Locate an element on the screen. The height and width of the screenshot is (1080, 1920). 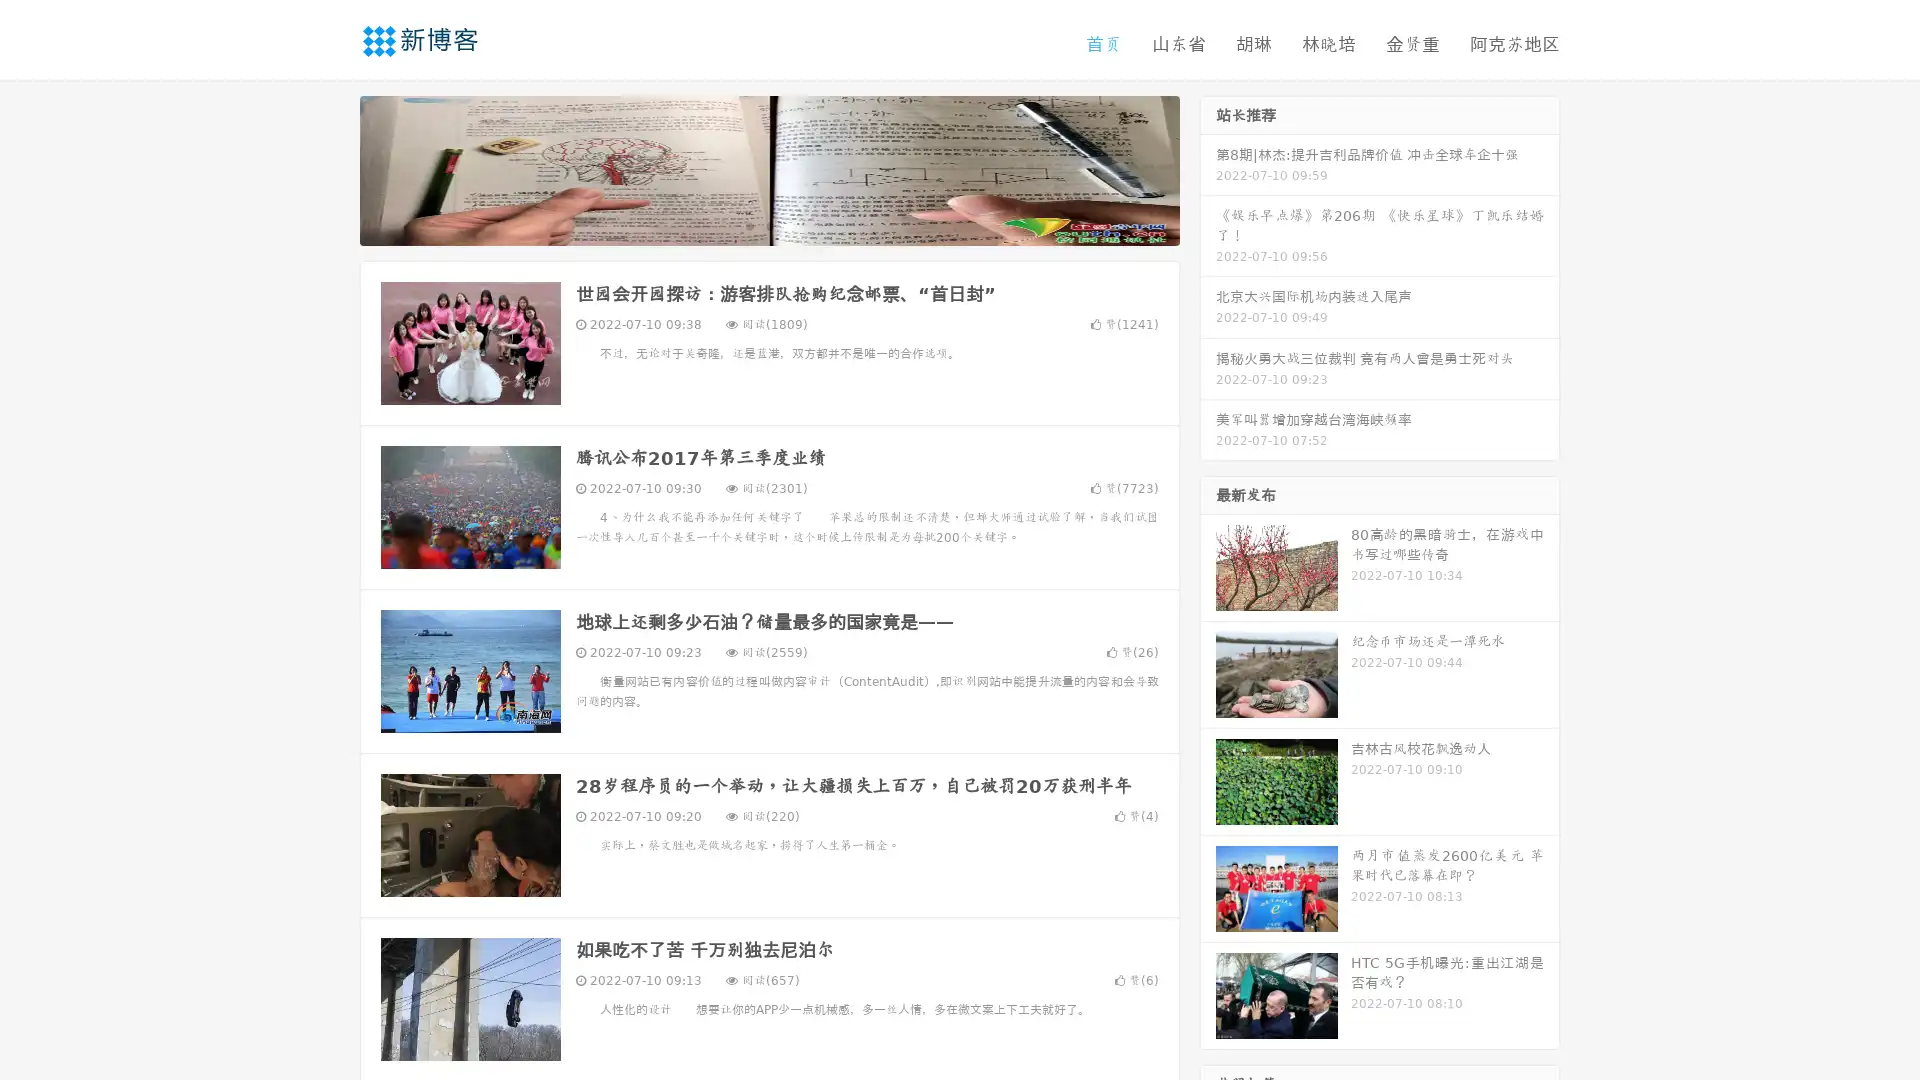
Go to slide 3 is located at coordinates (789, 225).